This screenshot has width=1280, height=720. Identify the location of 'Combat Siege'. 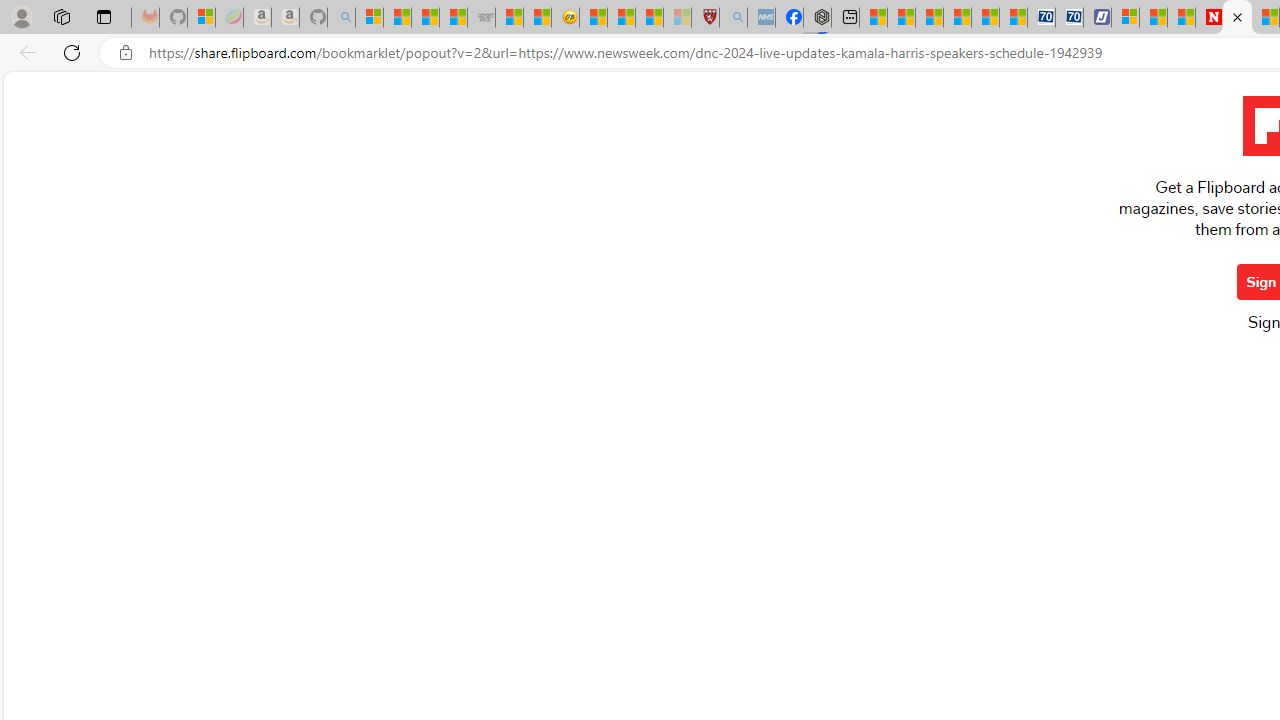
(481, 17).